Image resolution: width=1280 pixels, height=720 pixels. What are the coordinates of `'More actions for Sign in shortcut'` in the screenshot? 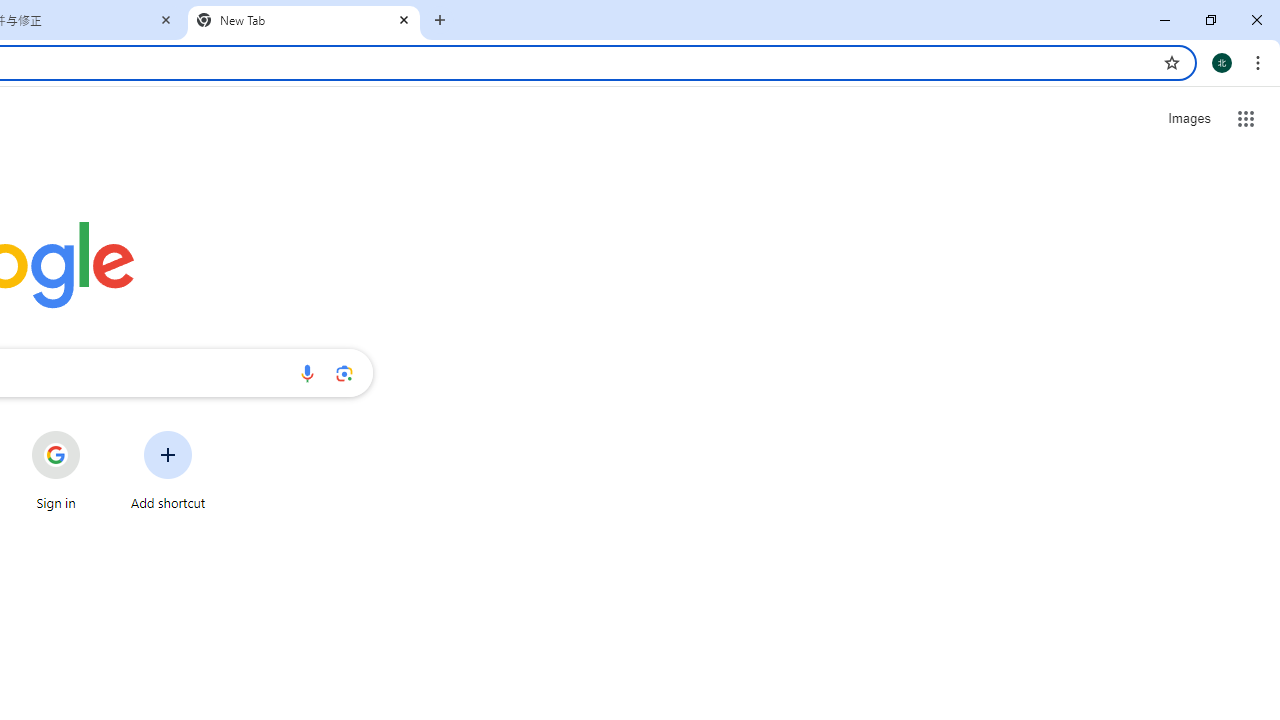 It's located at (95, 432).